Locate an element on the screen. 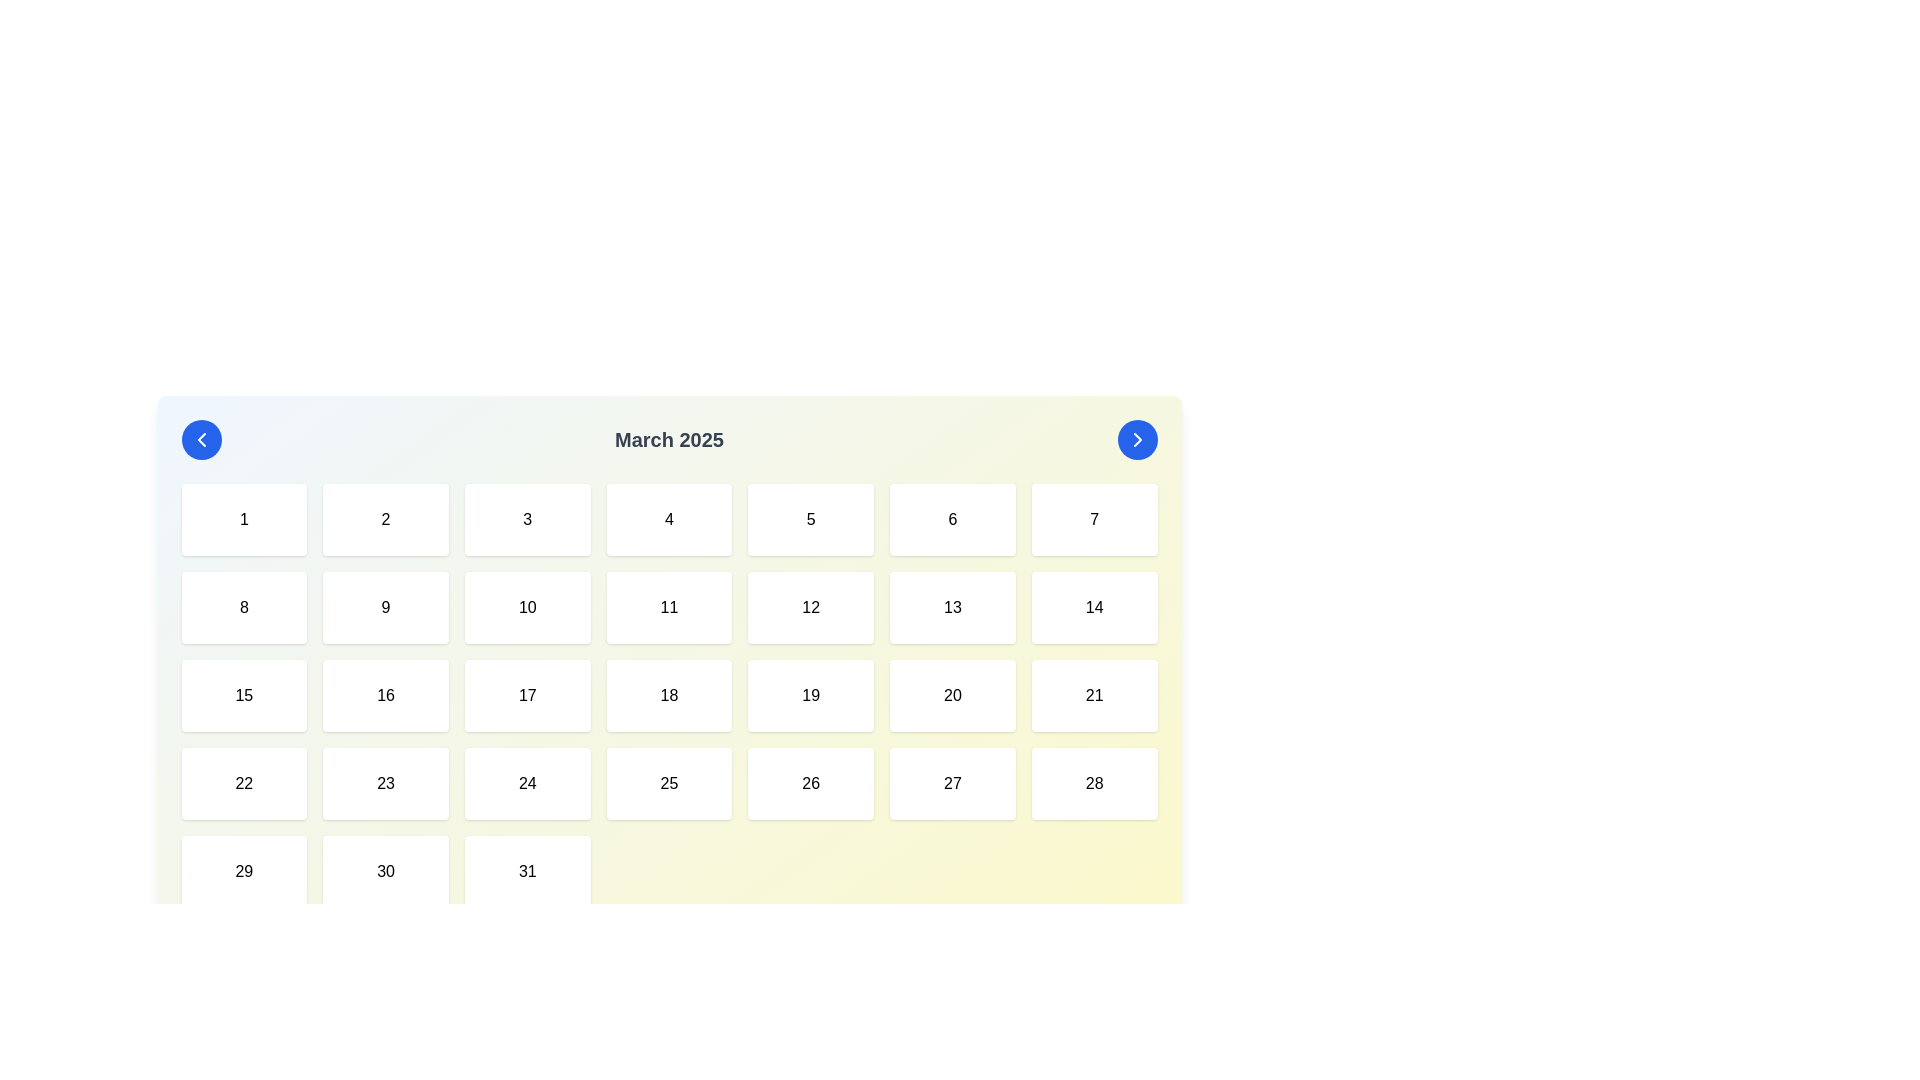 The image size is (1920, 1080). the date selector element representing the date in the sixth row and seventh column of the calendar grid is located at coordinates (951, 782).